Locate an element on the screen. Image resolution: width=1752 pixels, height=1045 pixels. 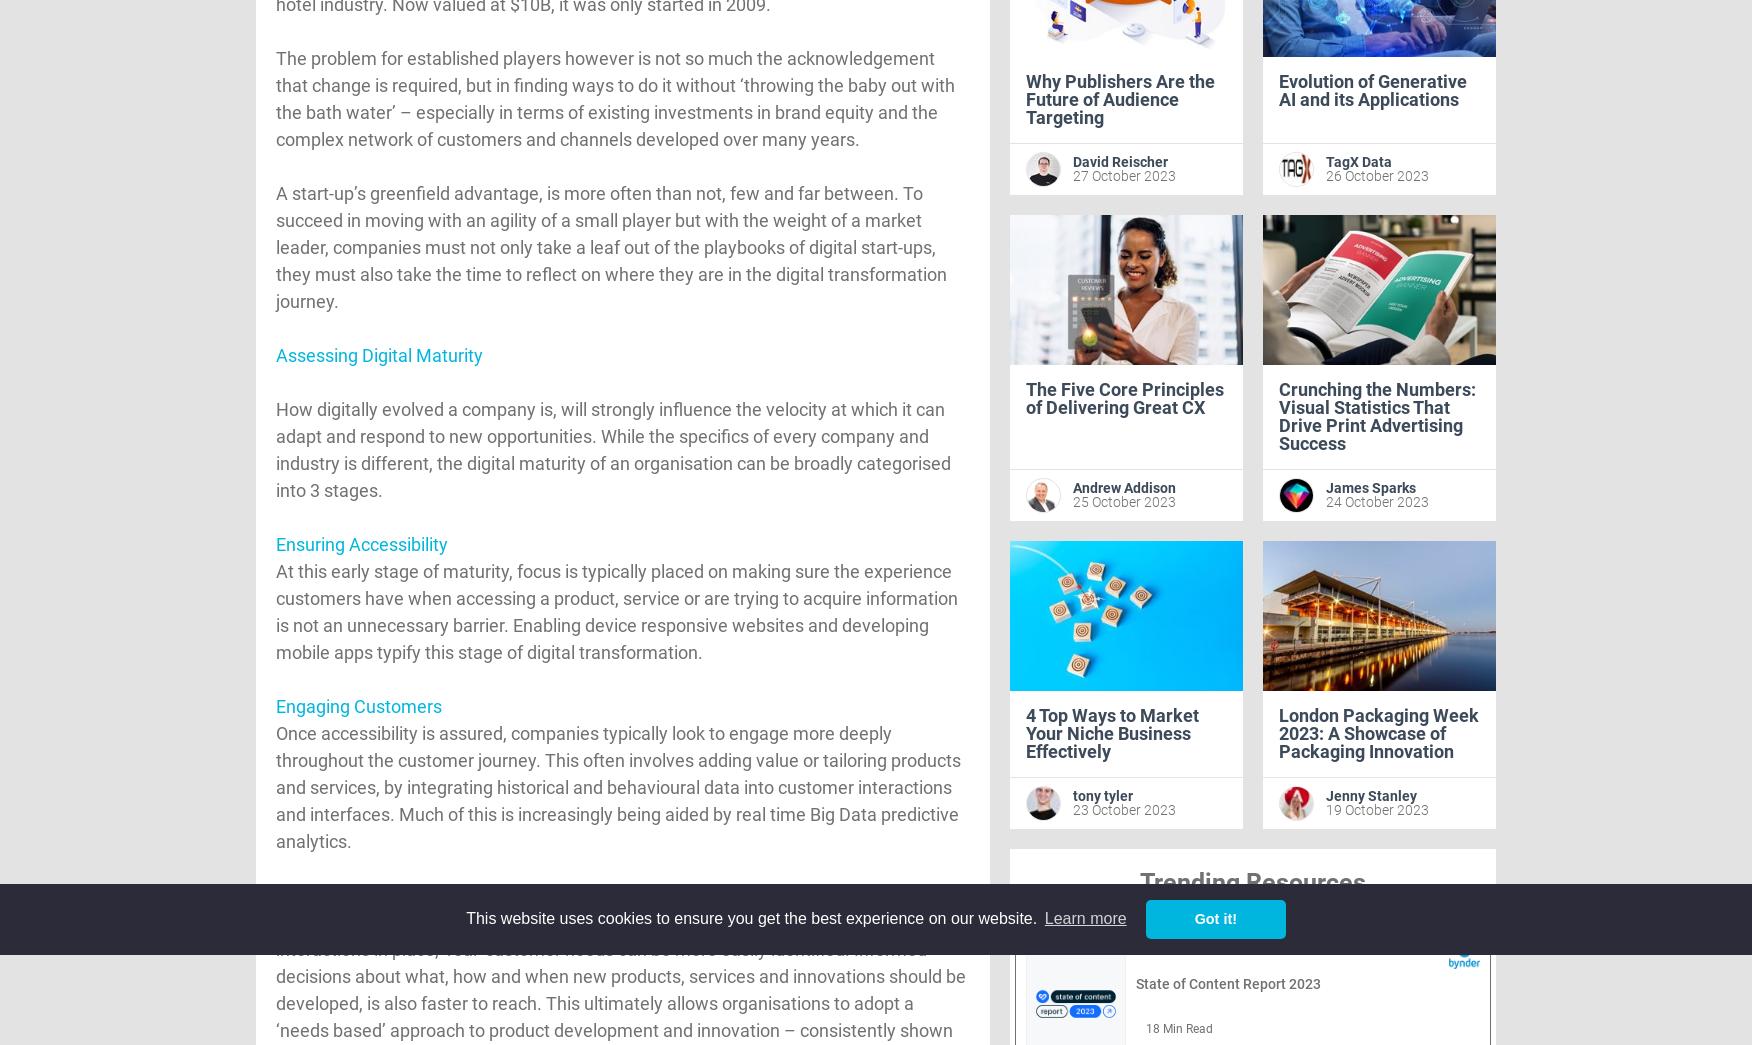
'Augmenting Products & Services' is located at coordinates (404, 895).